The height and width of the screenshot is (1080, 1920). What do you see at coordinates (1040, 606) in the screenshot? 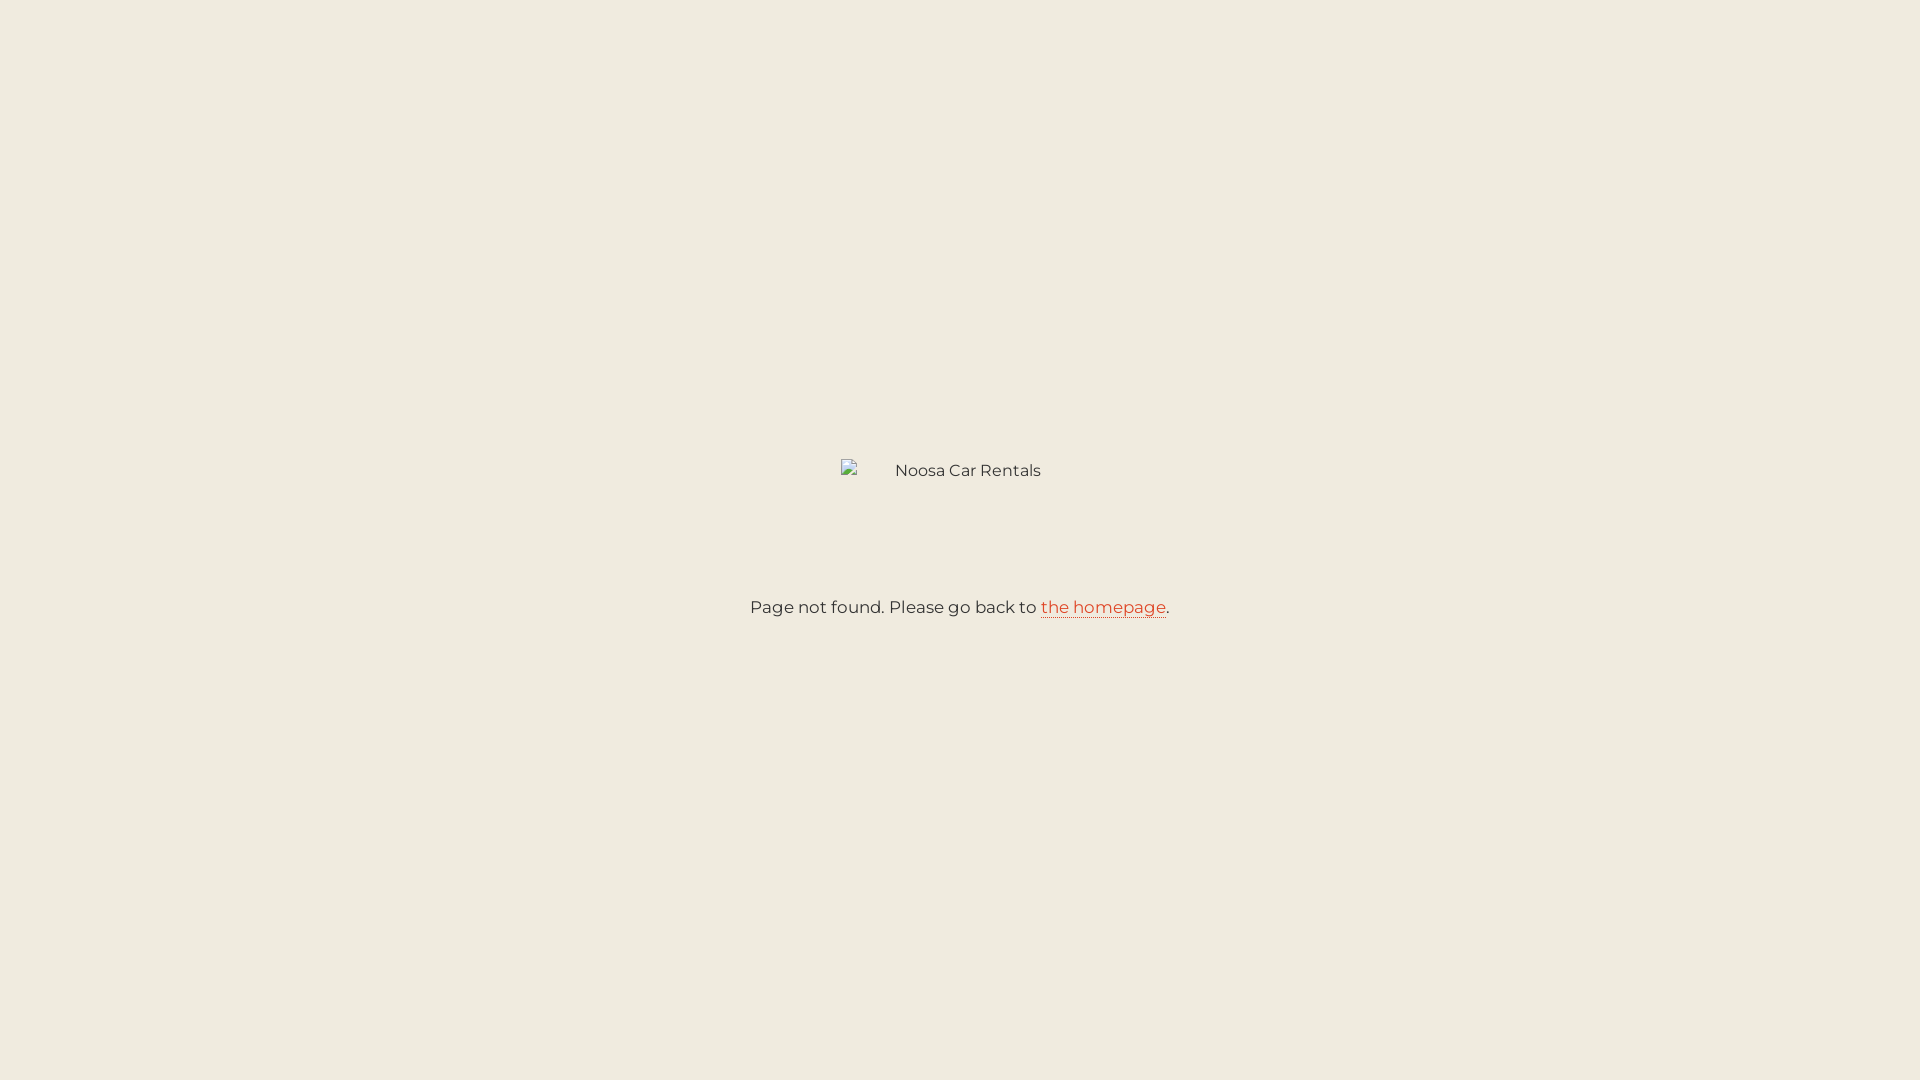
I see `'the homepage'` at bounding box center [1040, 606].